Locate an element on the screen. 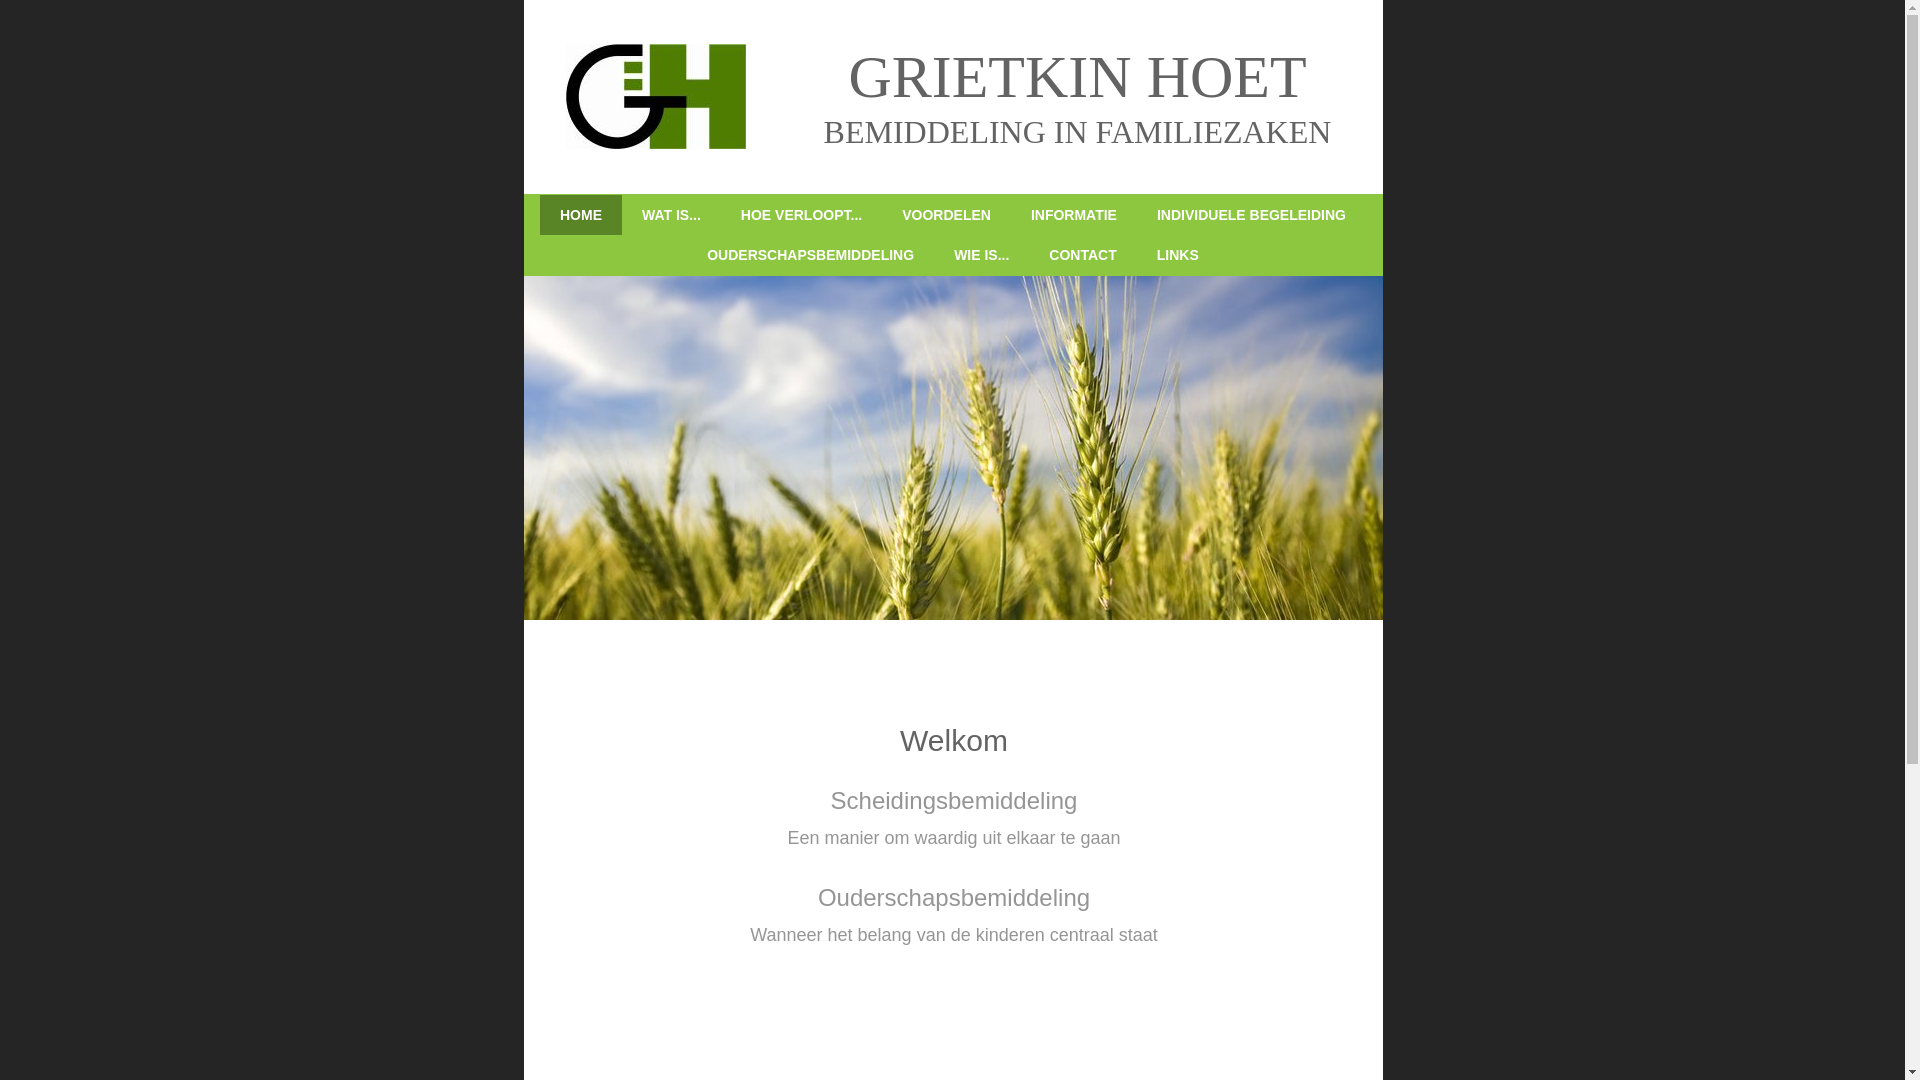 The width and height of the screenshot is (1920, 1080). 'HOE VERLOOPT...' is located at coordinates (801, 215).